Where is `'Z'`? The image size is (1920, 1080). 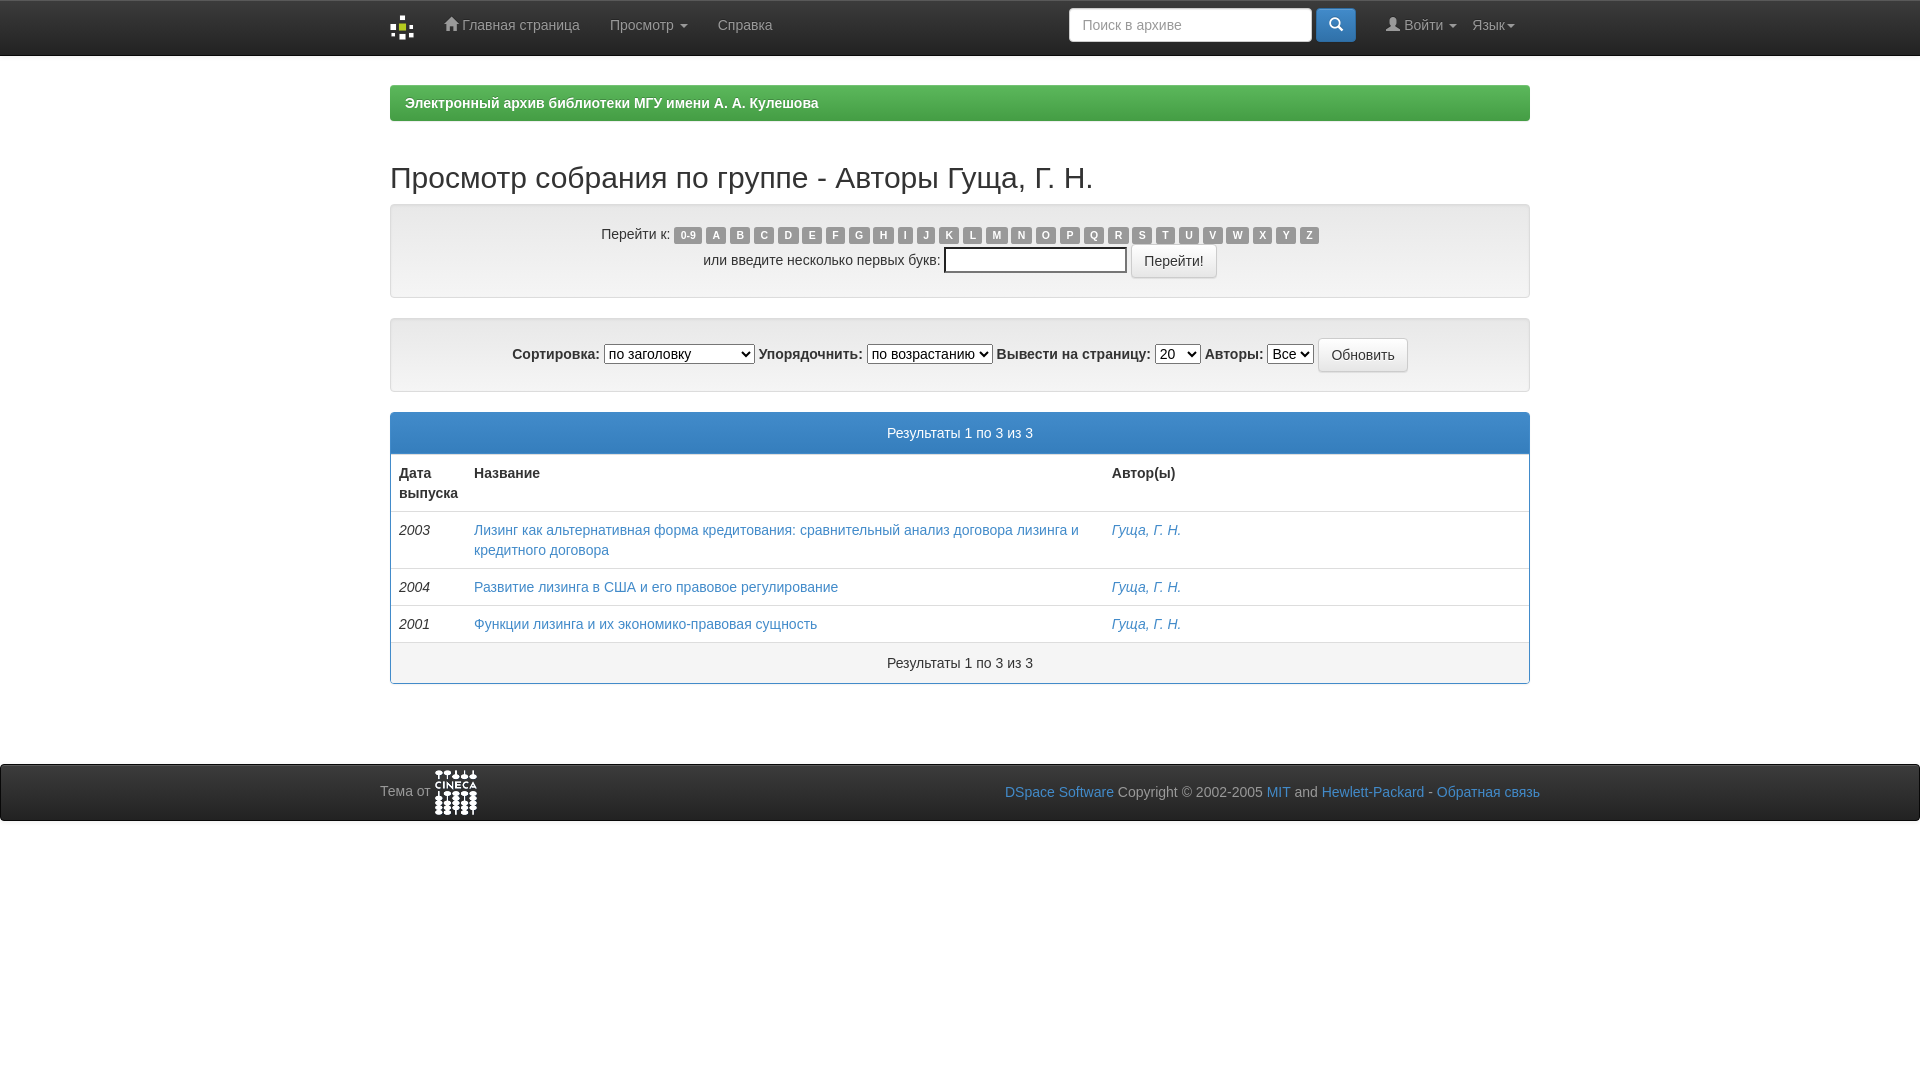 'Z' is located at coordinates (1309, 234).